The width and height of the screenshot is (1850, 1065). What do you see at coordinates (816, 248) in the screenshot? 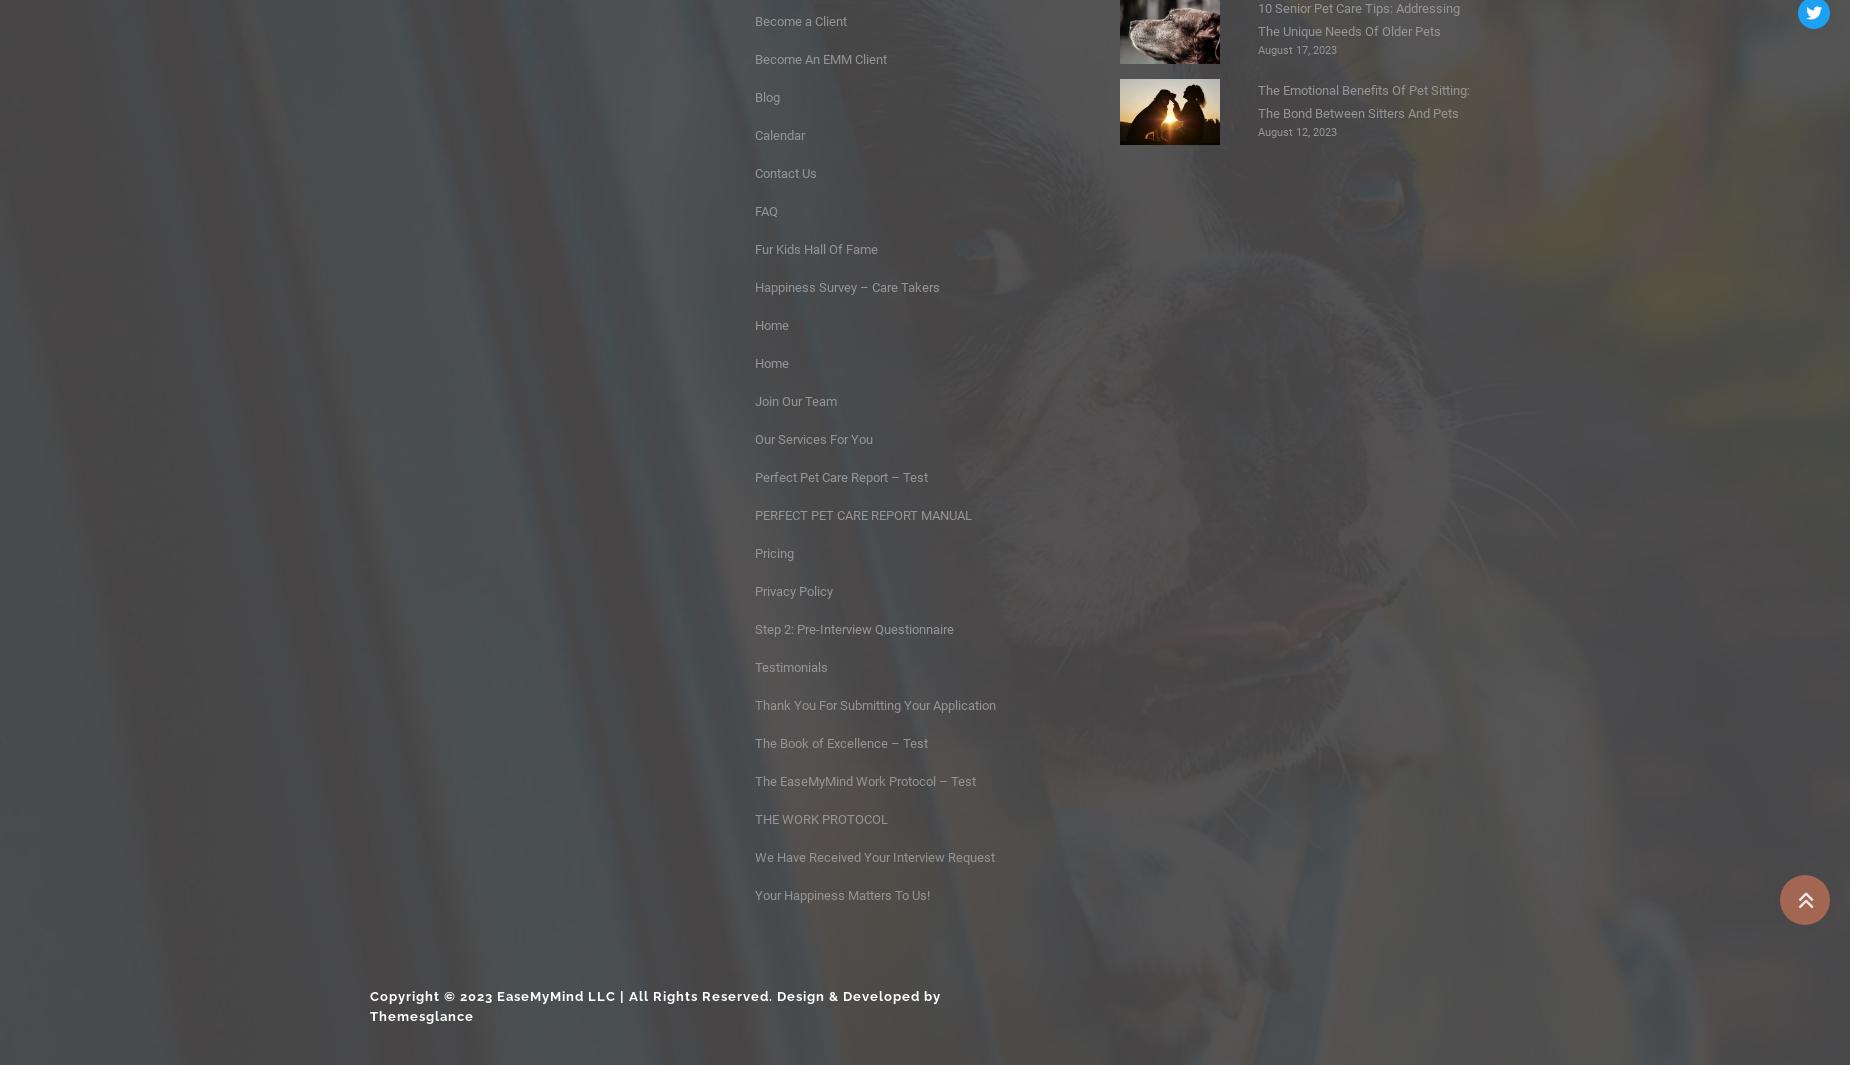
I see `'Fur Kids Hall Of Fame'` at bounding box center [816, 248].